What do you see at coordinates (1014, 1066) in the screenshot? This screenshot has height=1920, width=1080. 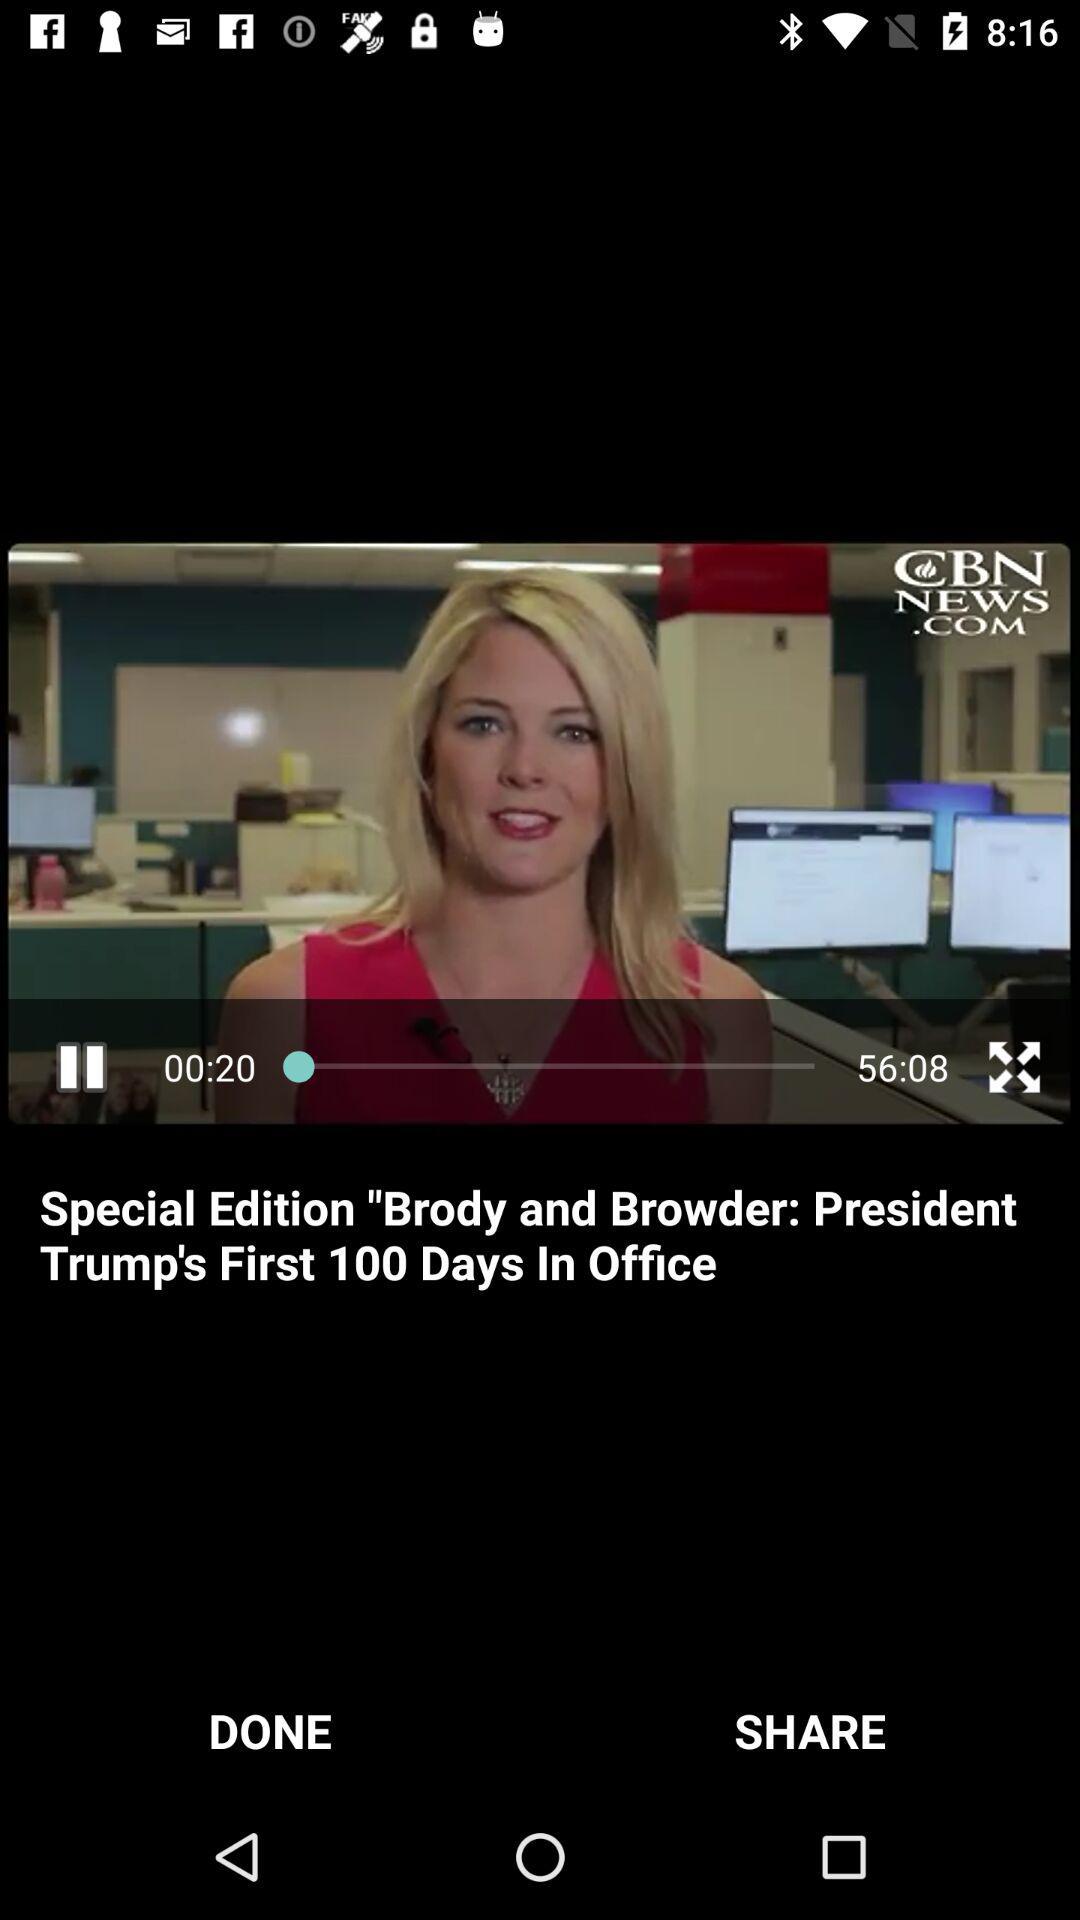 I see `the fullscreen icon` at bounding box center [1014, 1066].